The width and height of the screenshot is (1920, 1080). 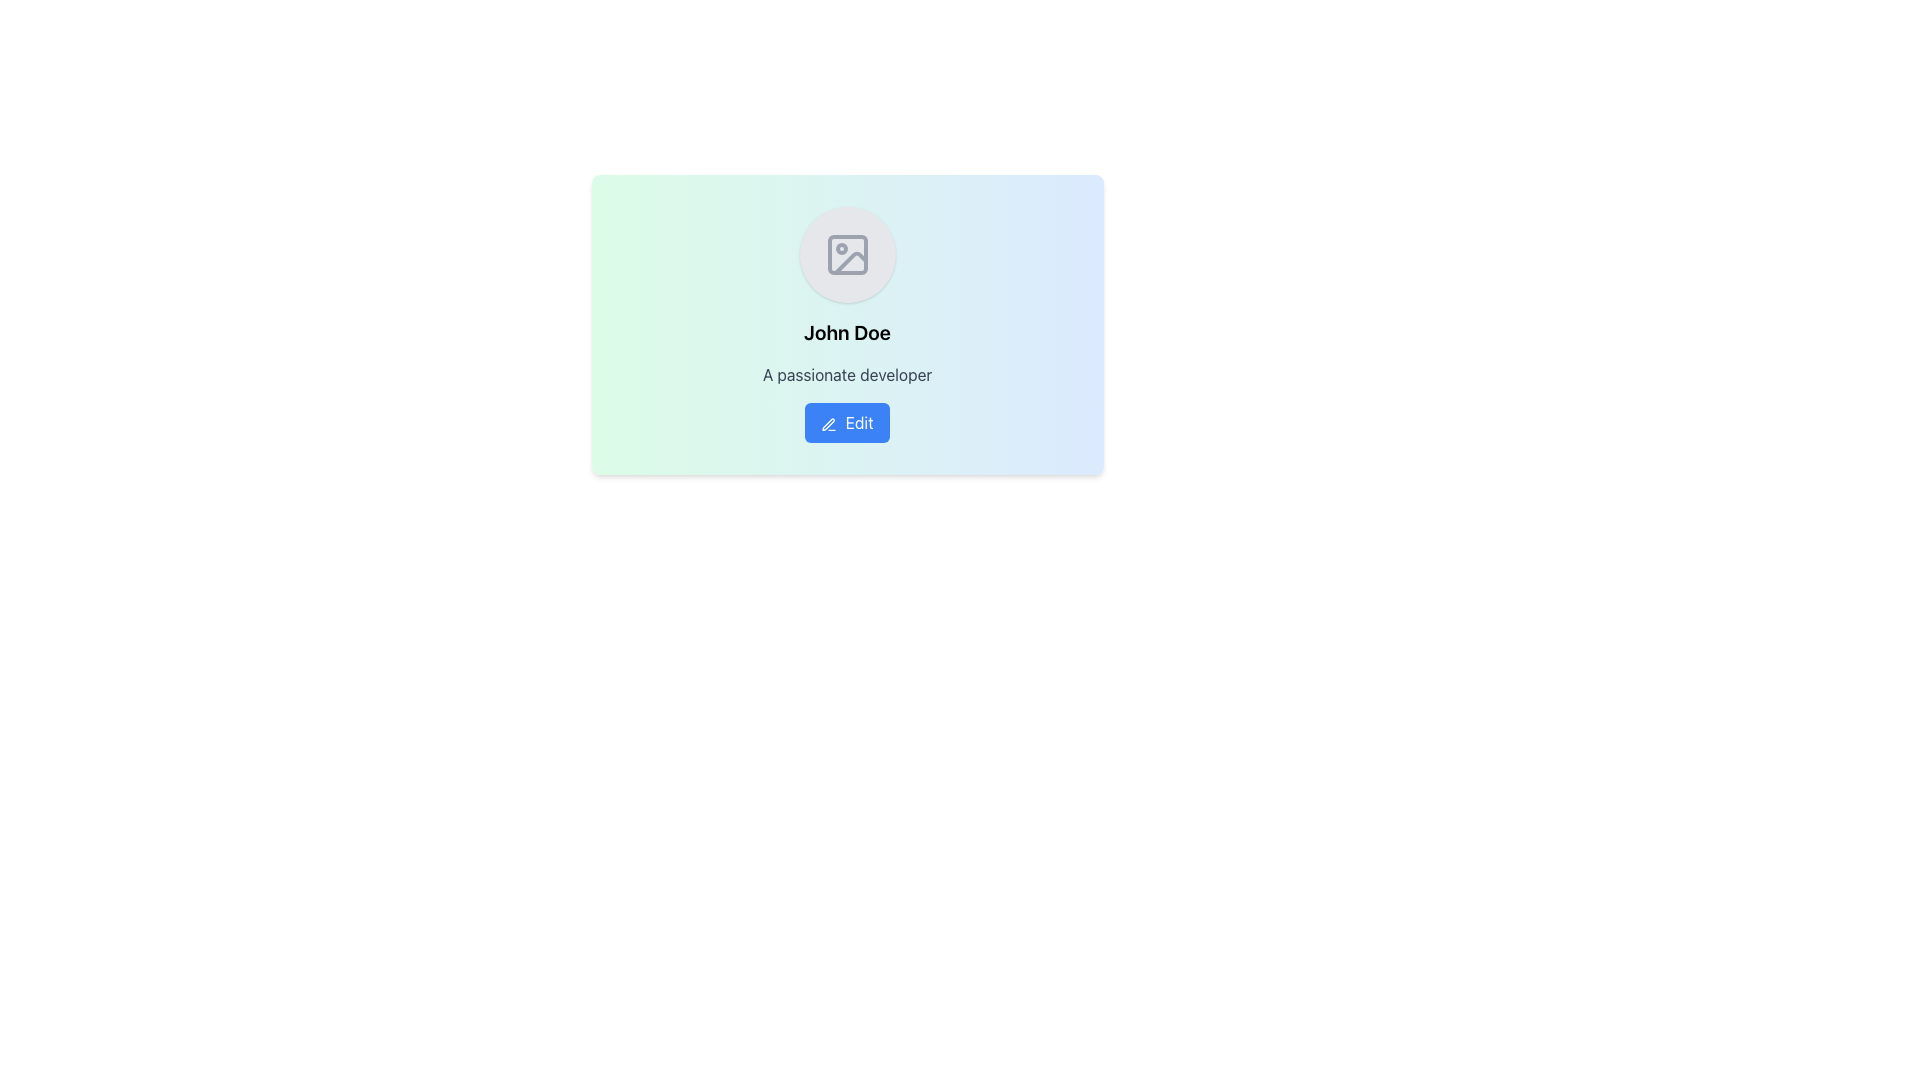 I want to click on the text label displaying 'John Doe', which serves as the main identifier for the user profile, located centrally below the avatar, so click(x=847, y=331).